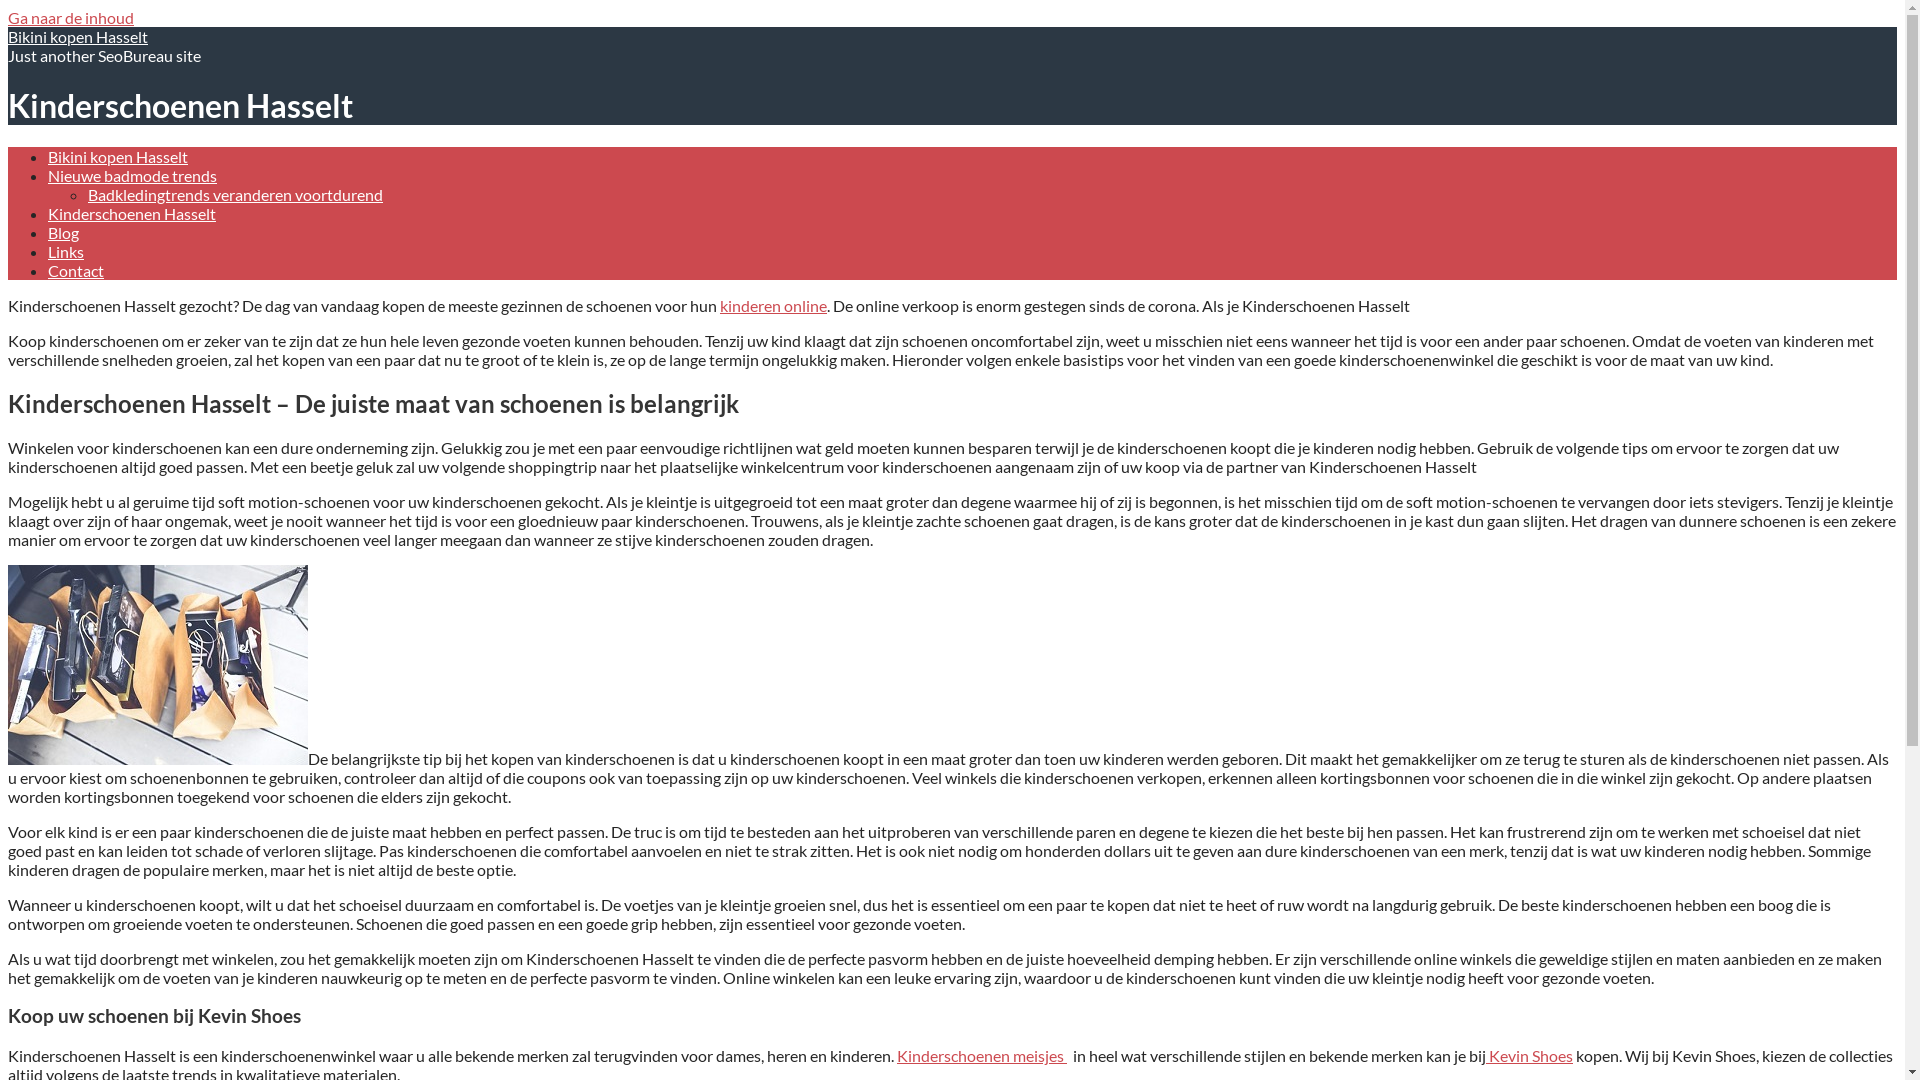 This screenshot has height=1080, width=1920. Describe the element at coordinates (63, 231) in the screenshot. I see `'Blog'` at that location.